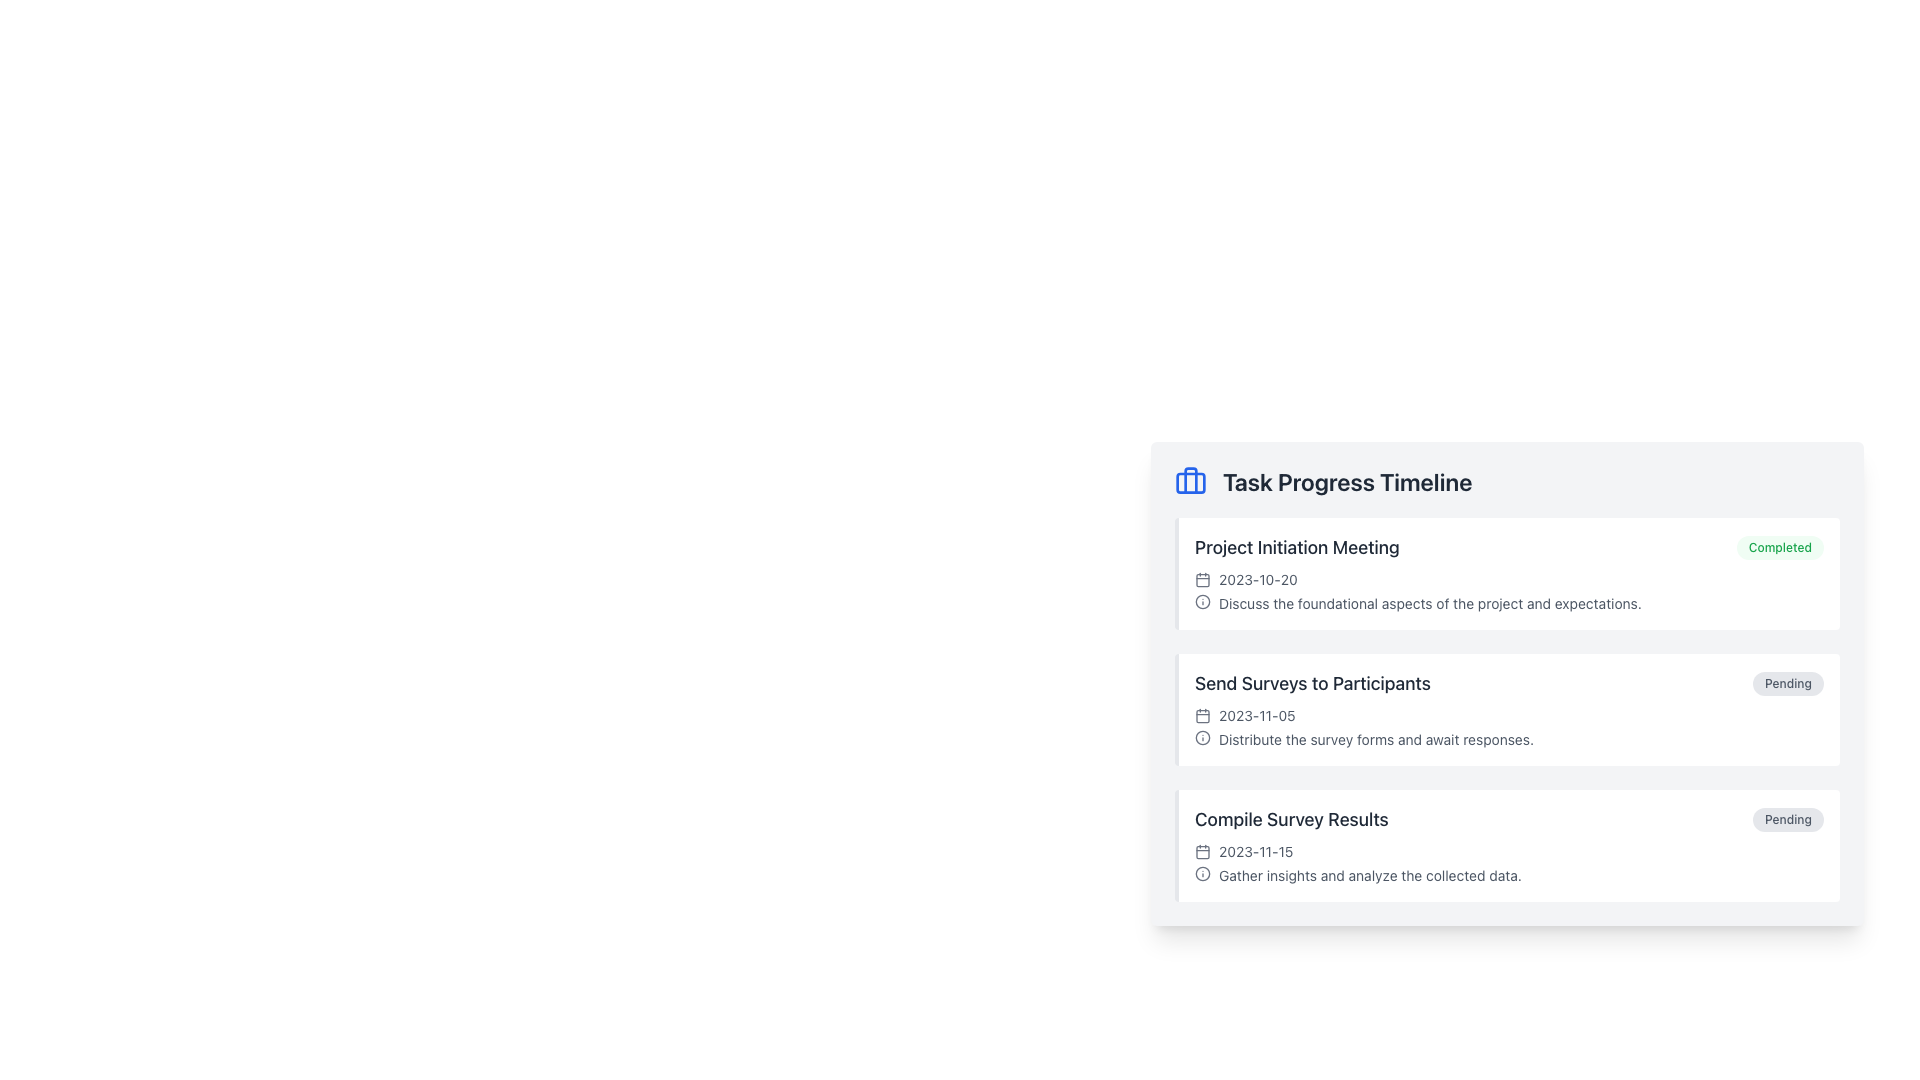 This screenshot has width=1920, height=1080. I want to click on the static text with accompanying icon that provides instructions for 'Send Surveys to Participants', located beneath the date '2023-11-05' and above the next task section, aligning to the right of the circular info icon, so click(1509, 740).